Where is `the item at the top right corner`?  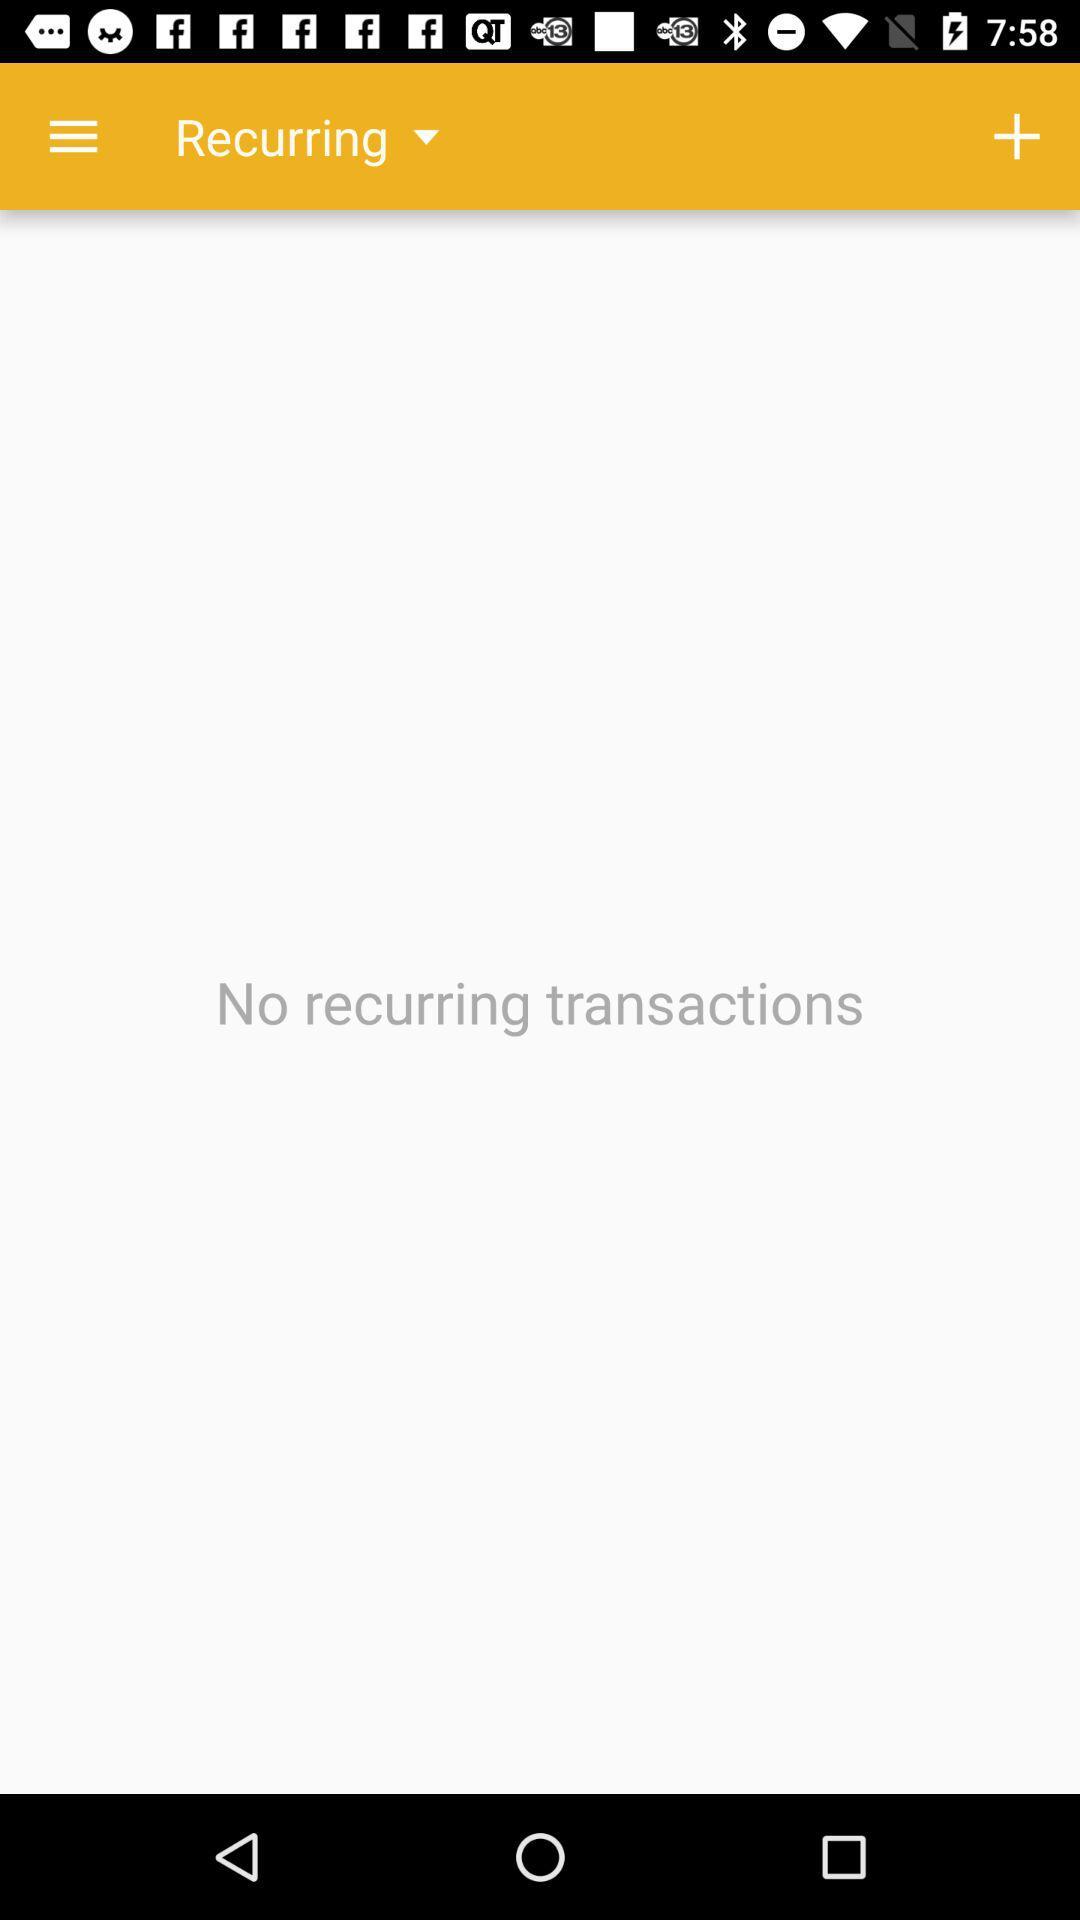 the item at the top right corner is located at coordinates (1017, 135).